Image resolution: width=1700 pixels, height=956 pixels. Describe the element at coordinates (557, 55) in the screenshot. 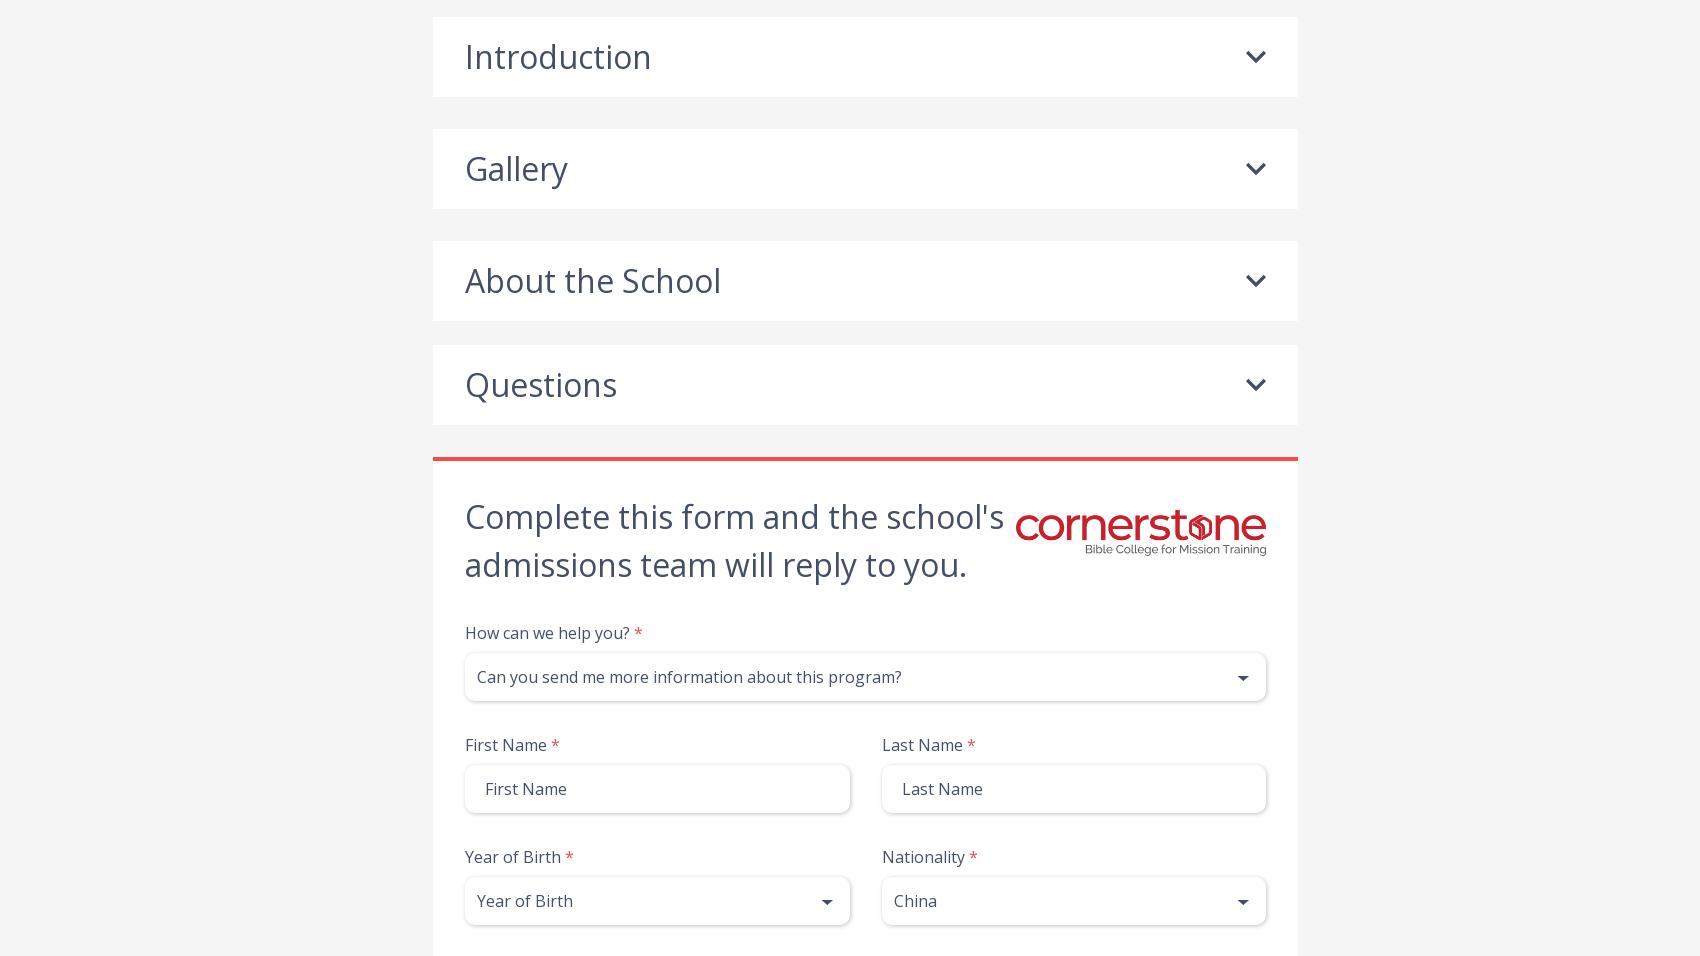

I see `'Introduction'` at that location.